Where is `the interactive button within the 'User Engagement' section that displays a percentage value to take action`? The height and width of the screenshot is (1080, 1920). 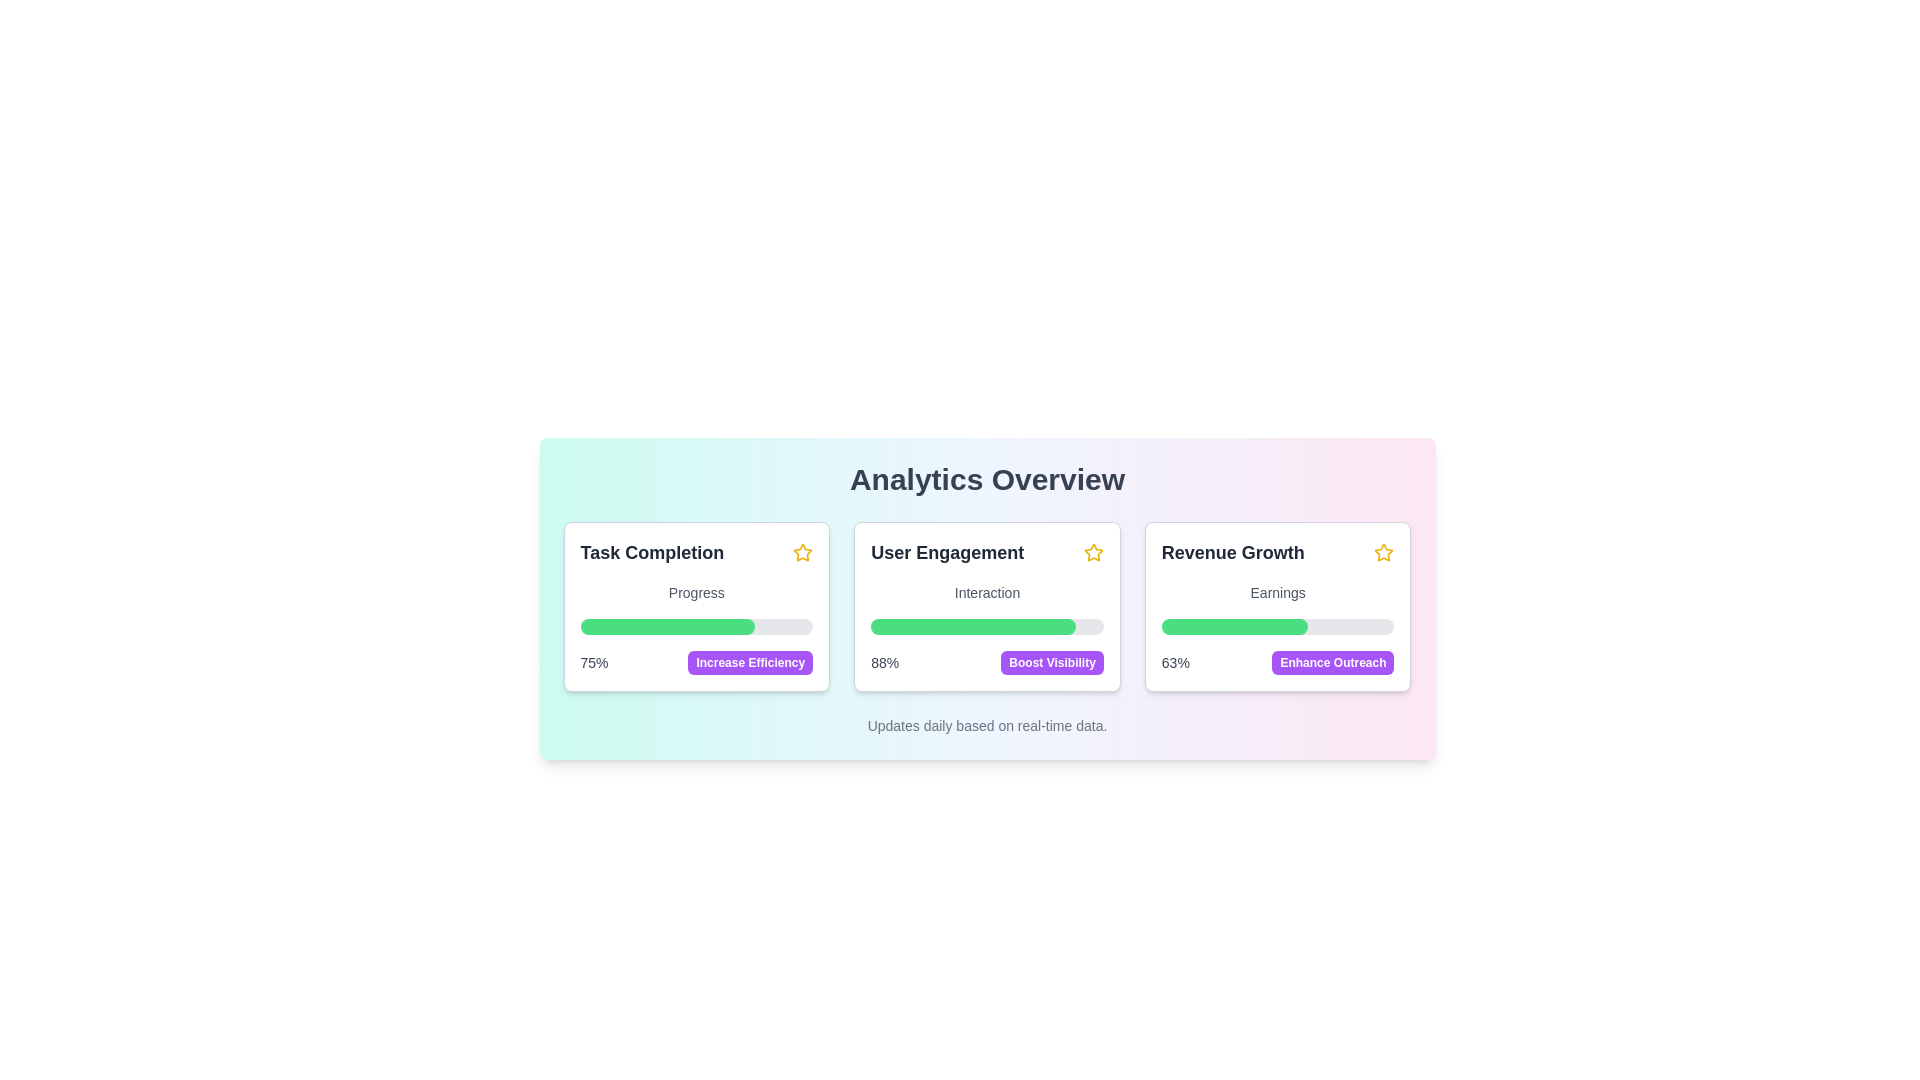
the interactive button within the 'User Engagement' section that displays a percentage value to take action is located at coordinates (987, 663).